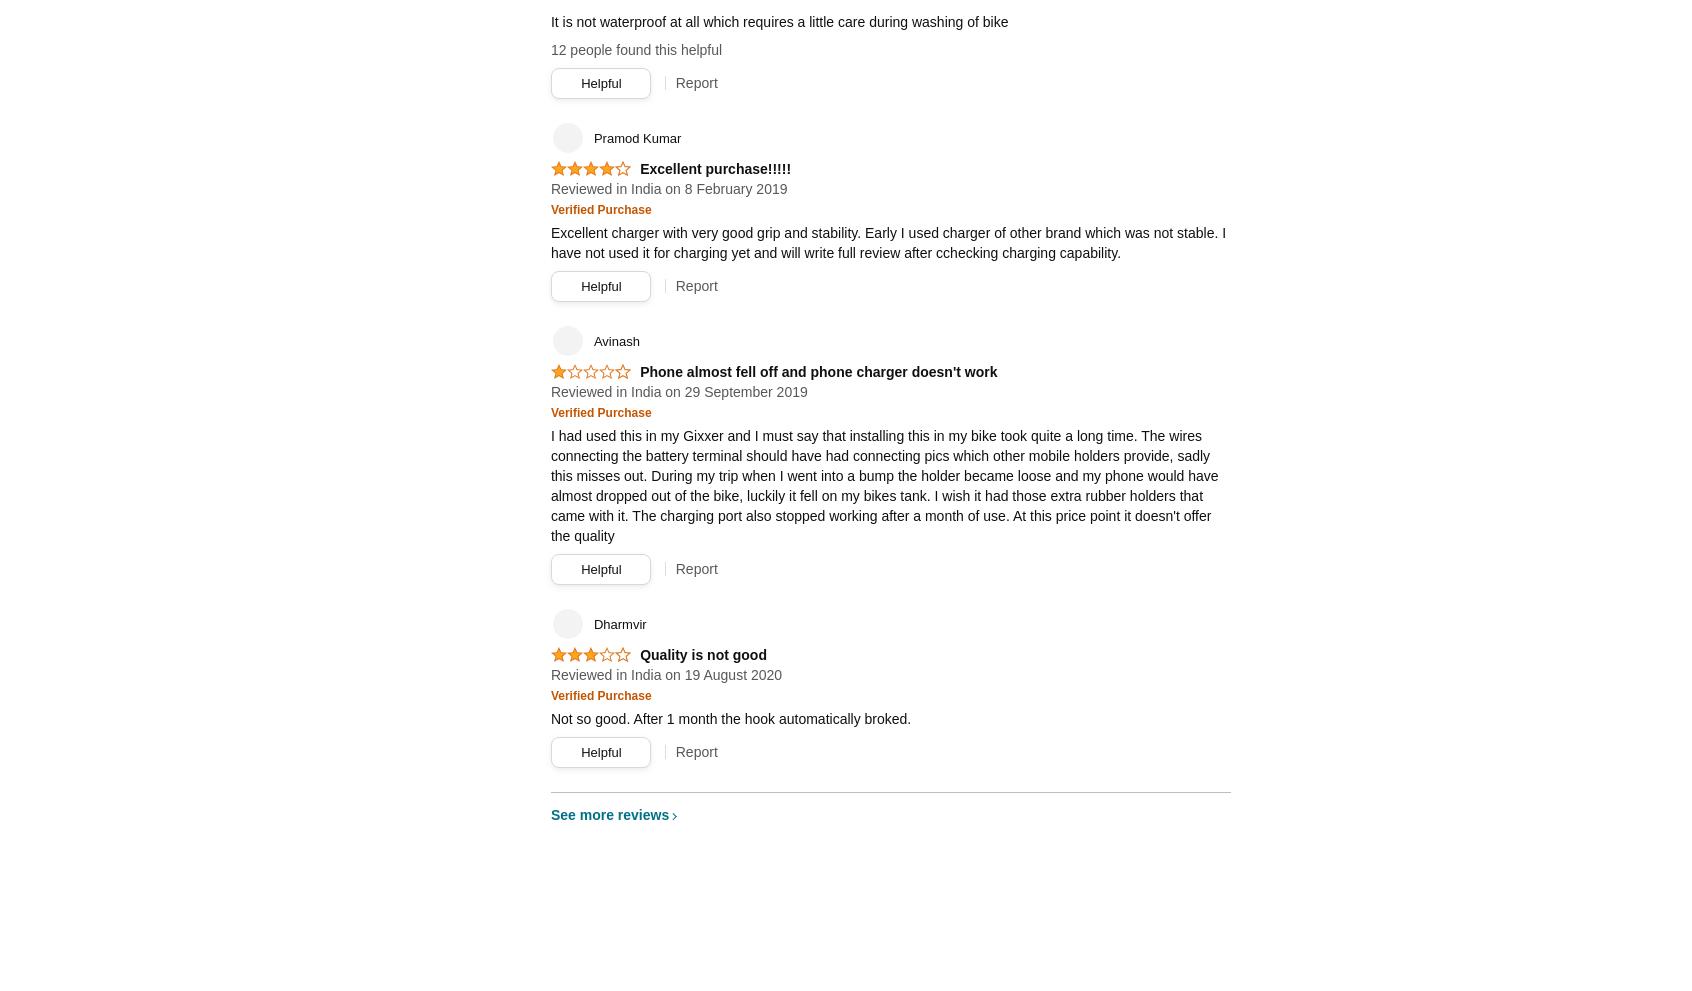  What do you see at coordinates (550, 813) in the screenshot?
I see `'See more reviews'` at bounding box center [550, 813].